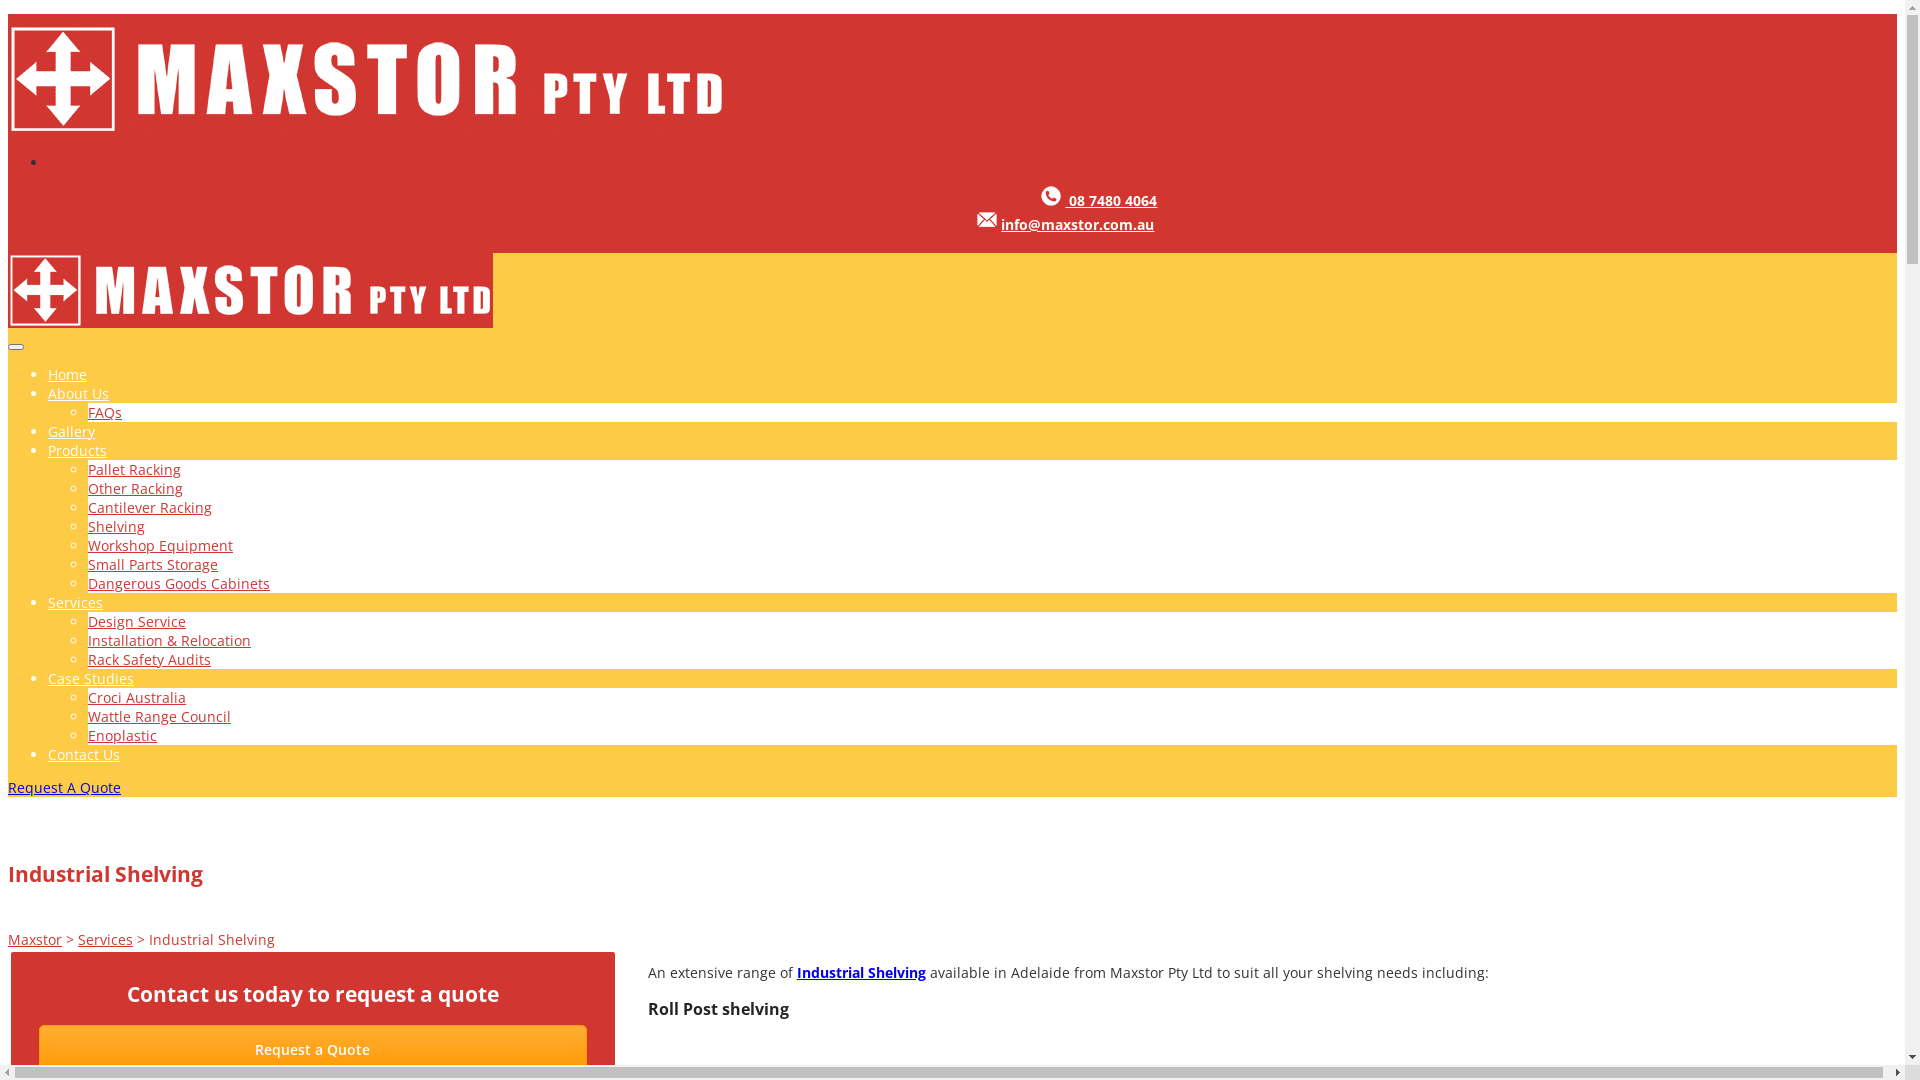  I want to click on 'Cantilever Racking', so click(86, 506).